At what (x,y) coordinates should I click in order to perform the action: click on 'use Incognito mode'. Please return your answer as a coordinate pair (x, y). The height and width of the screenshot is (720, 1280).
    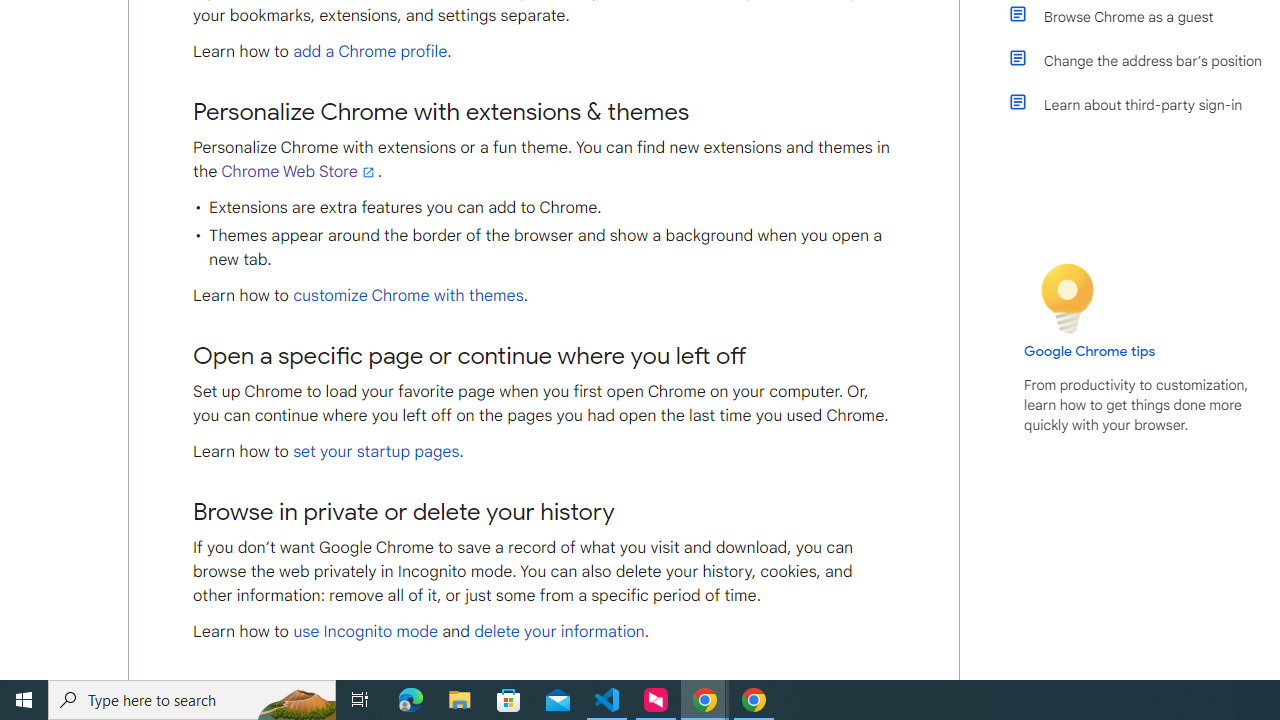
    Looking at the image, I should click on (366, 632).